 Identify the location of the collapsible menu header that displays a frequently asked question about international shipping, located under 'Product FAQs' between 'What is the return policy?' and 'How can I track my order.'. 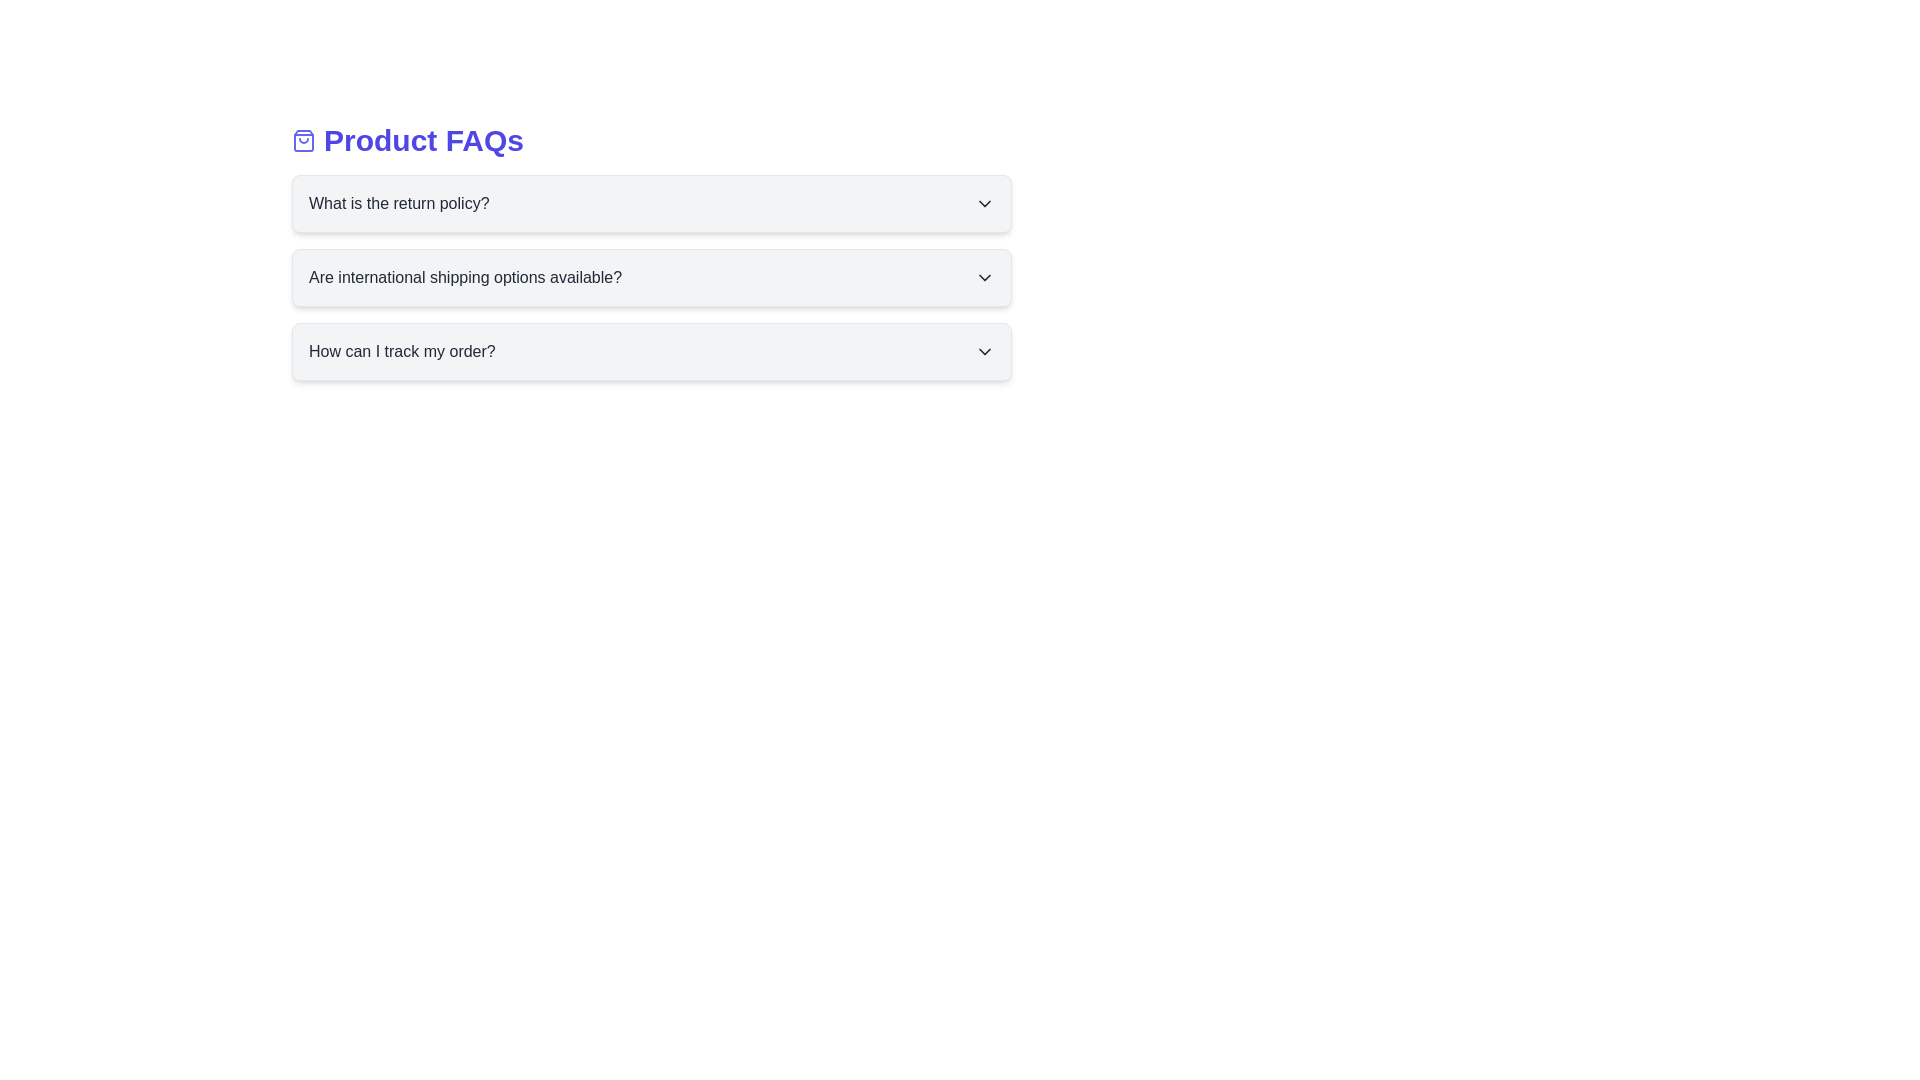
(652, 277).